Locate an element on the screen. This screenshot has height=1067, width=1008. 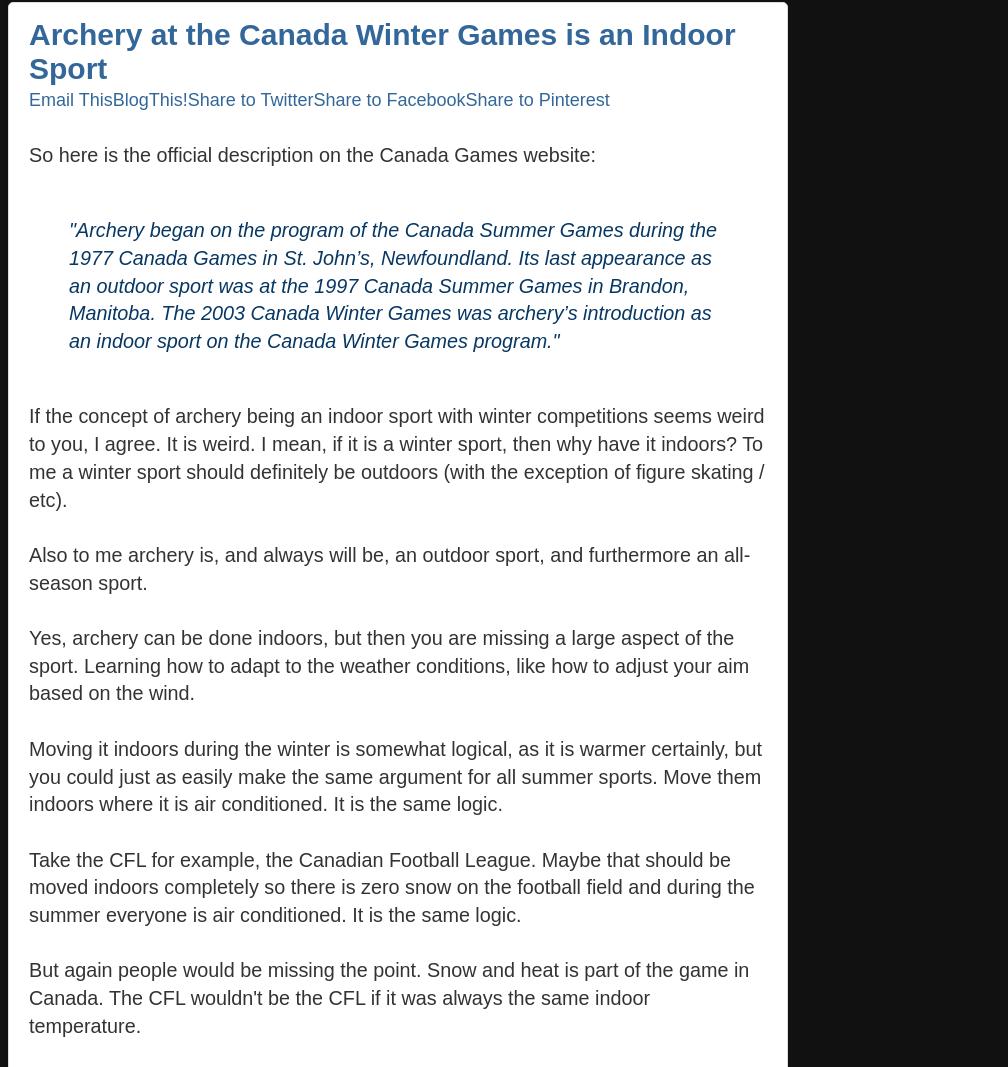
'But again people would be missing the point. Snow and heat is part of the game in Canada. The CFL wouldn't be the CFL if it was always the same indoor temperature.' is located at coordinates (29, 997).